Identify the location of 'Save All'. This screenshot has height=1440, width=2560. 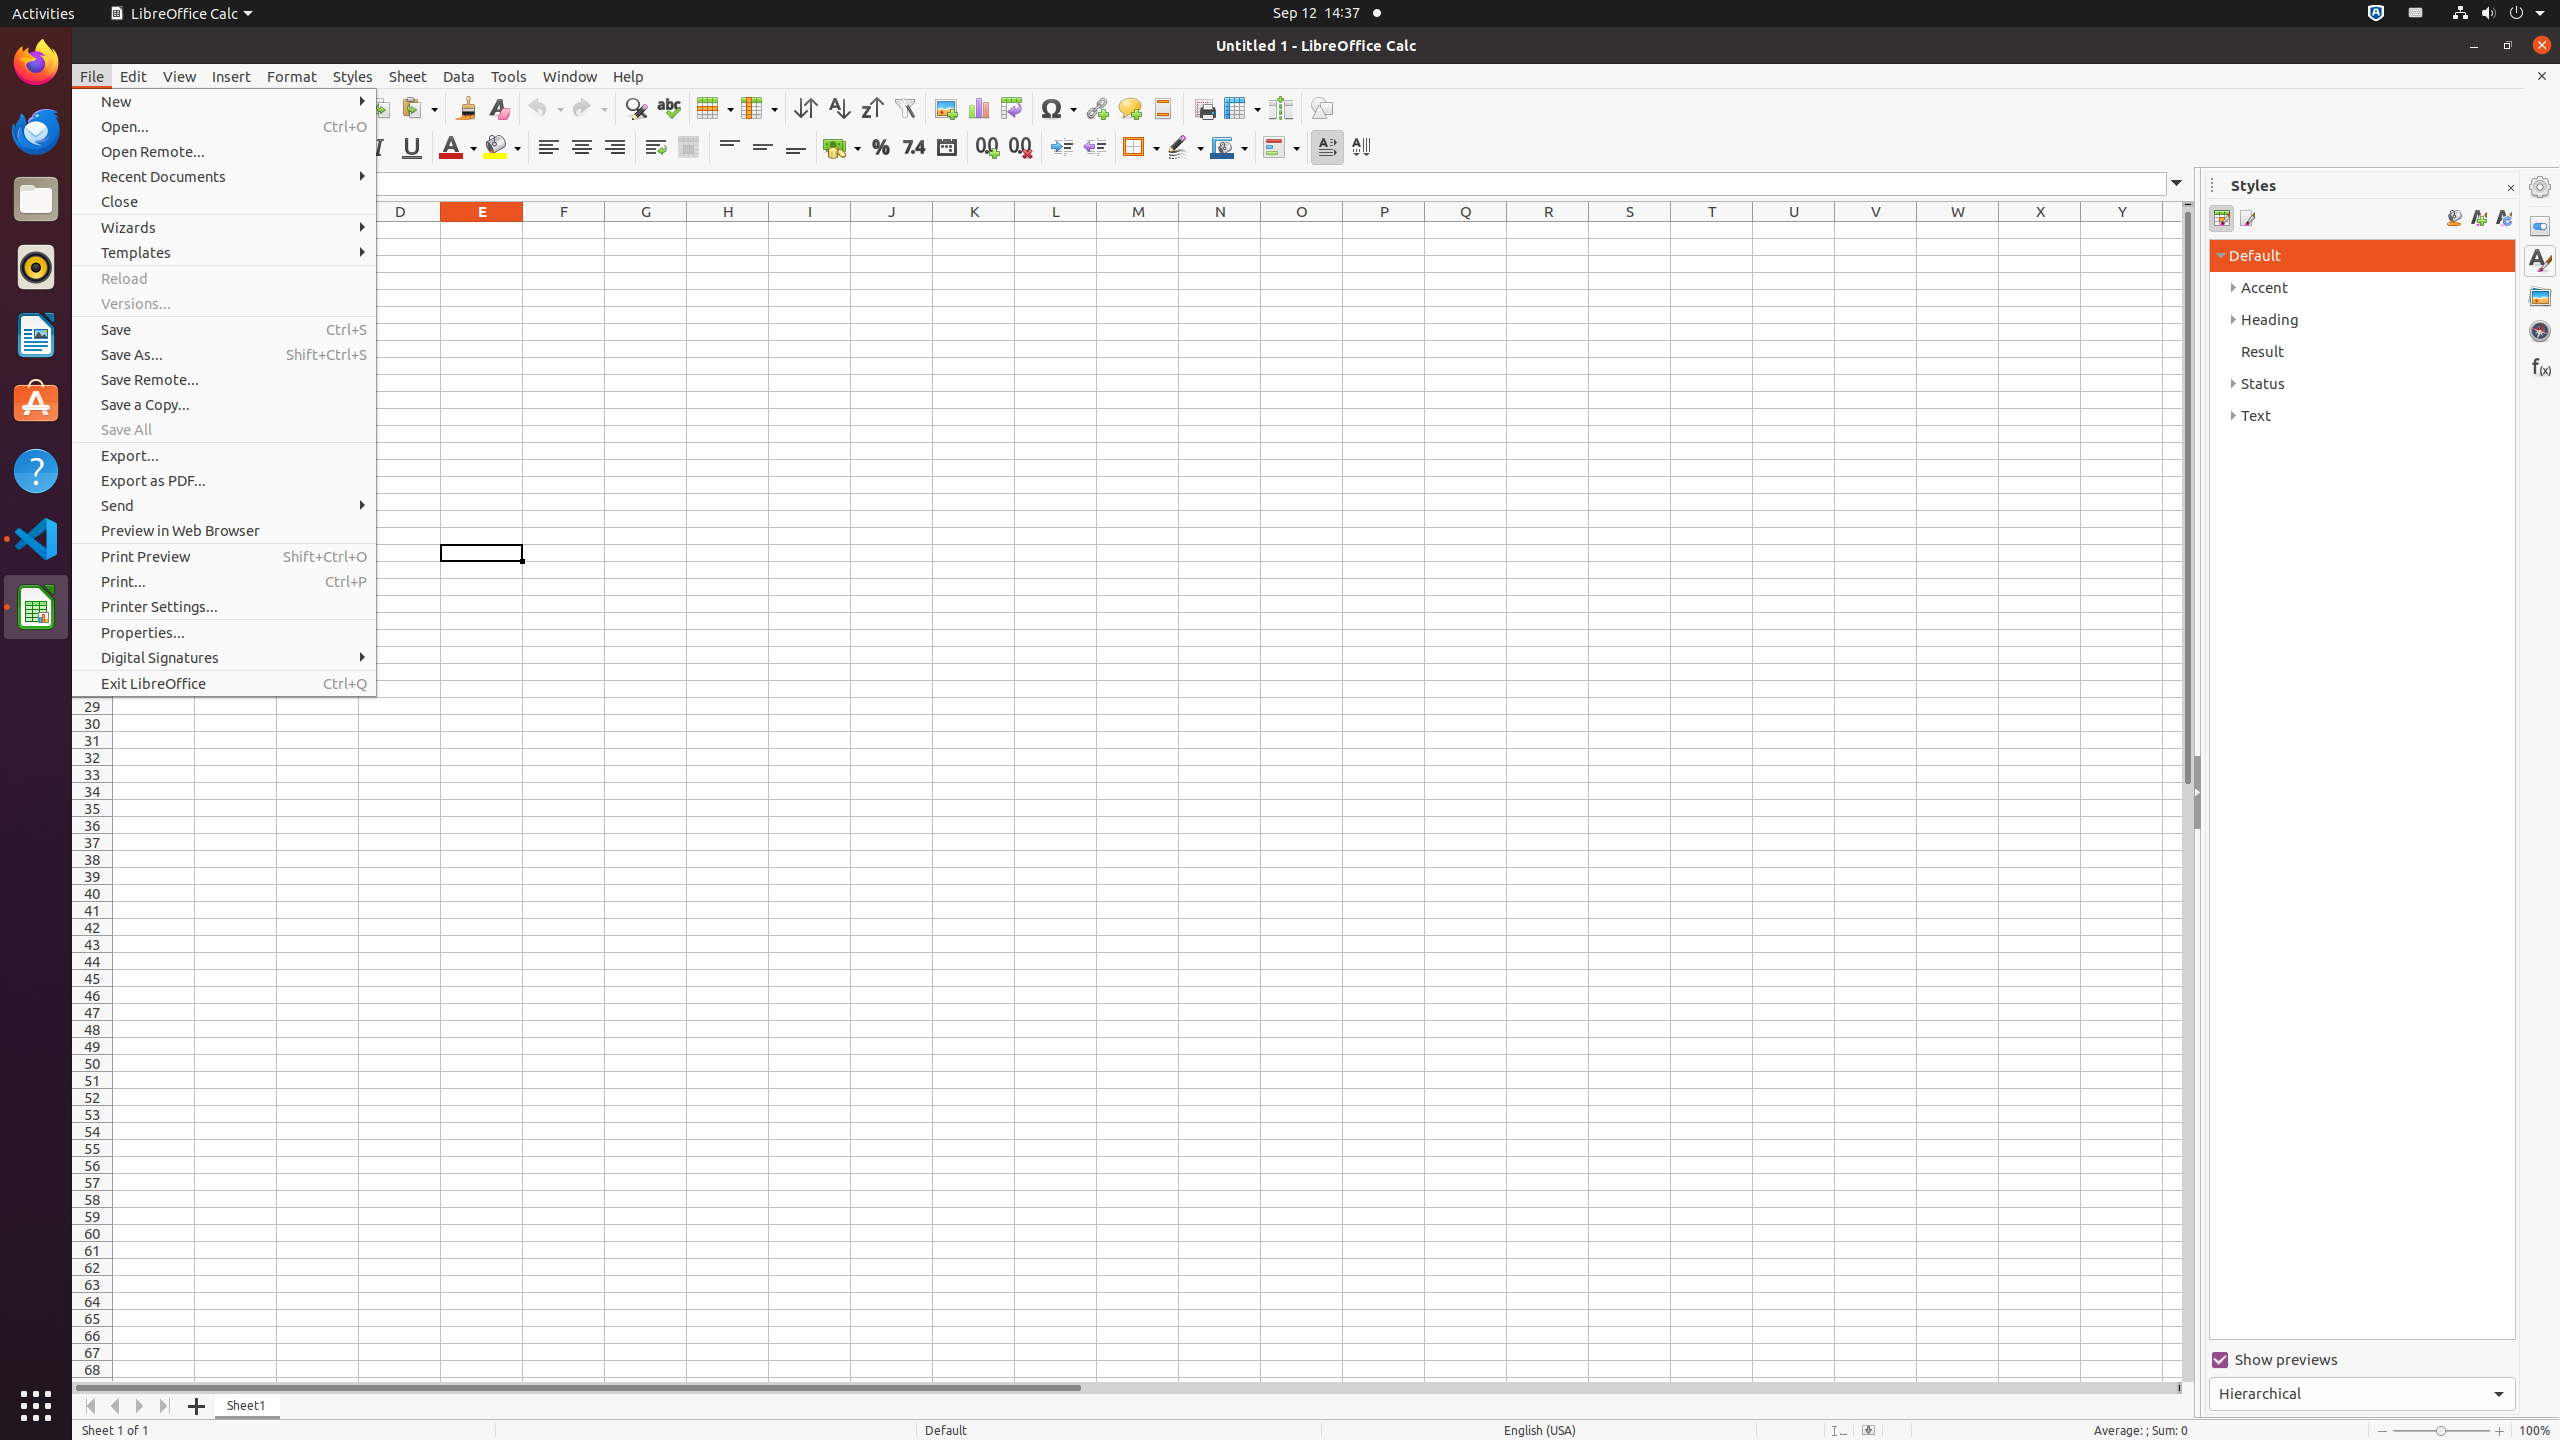
(224, 428).